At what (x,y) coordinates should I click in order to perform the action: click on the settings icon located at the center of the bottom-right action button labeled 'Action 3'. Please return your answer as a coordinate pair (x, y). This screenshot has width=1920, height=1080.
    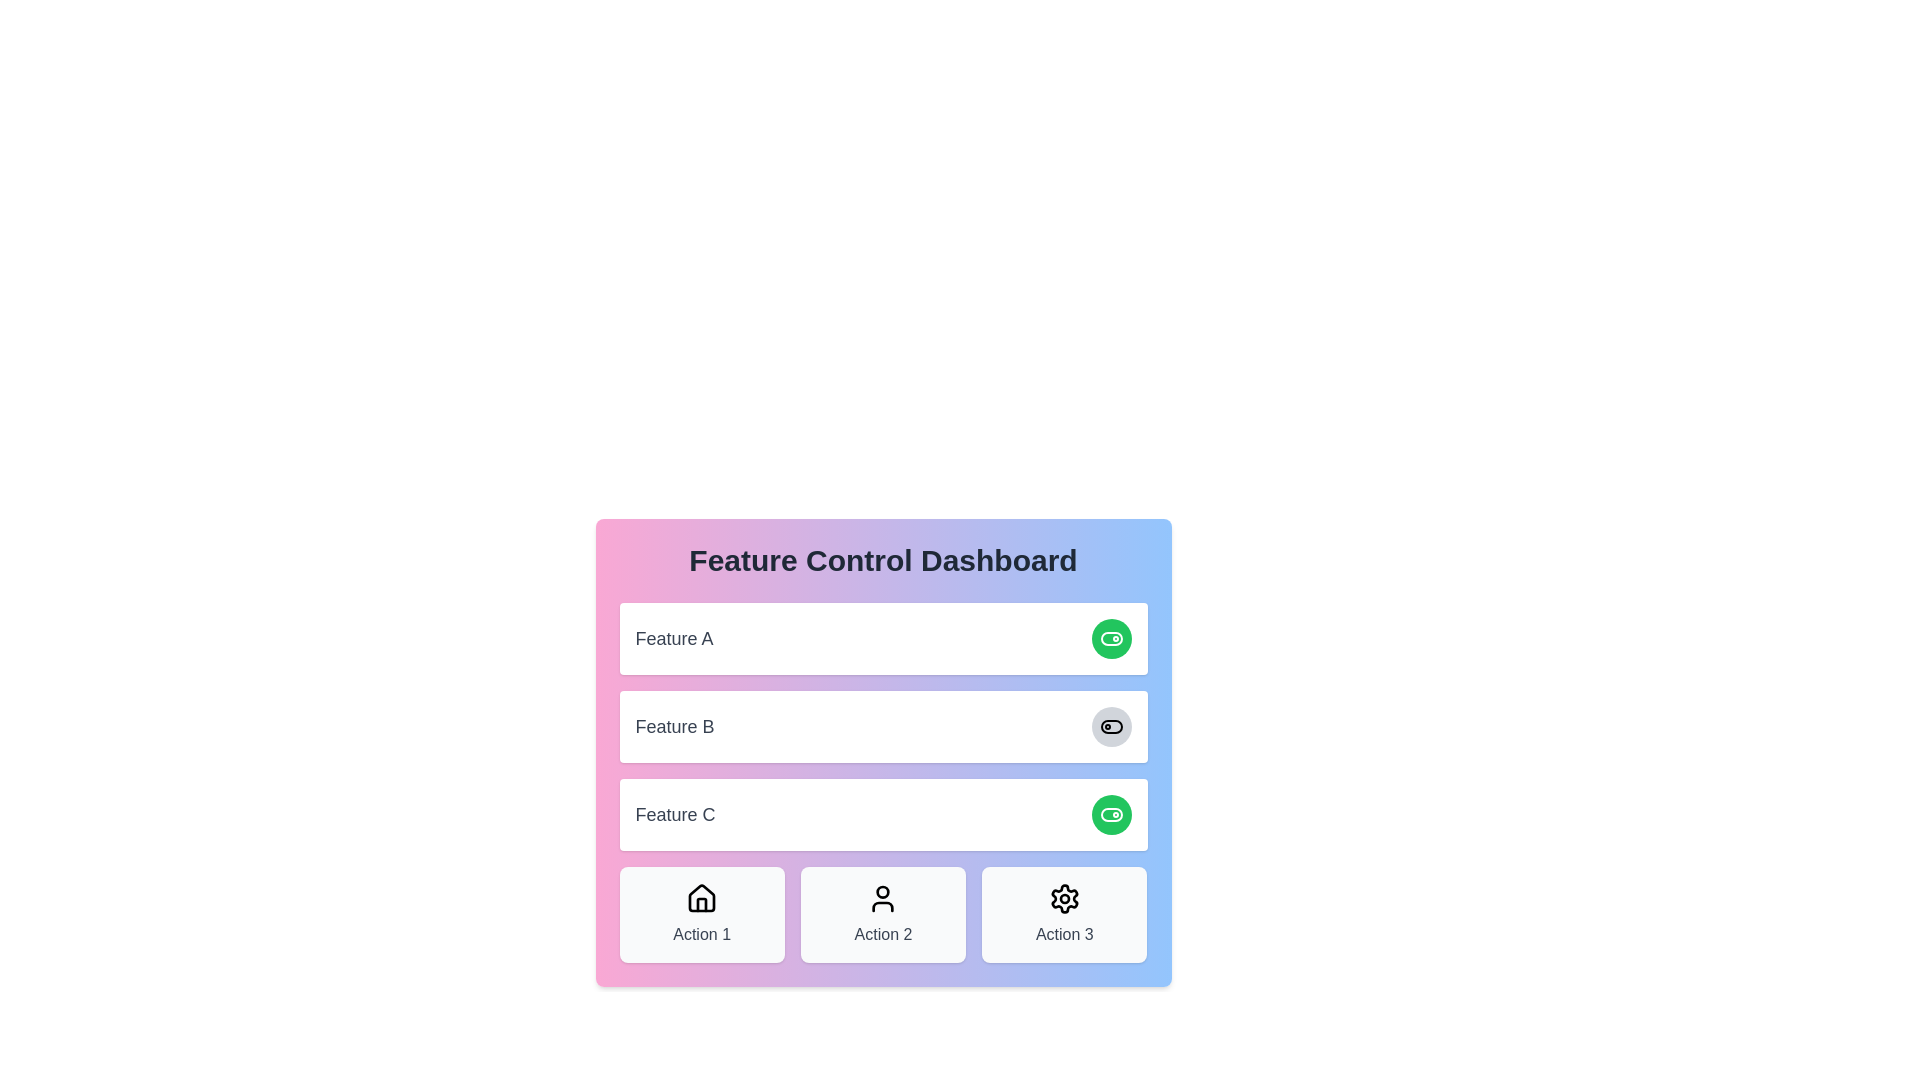
    Looking at the image, I should click on (1063, 897).